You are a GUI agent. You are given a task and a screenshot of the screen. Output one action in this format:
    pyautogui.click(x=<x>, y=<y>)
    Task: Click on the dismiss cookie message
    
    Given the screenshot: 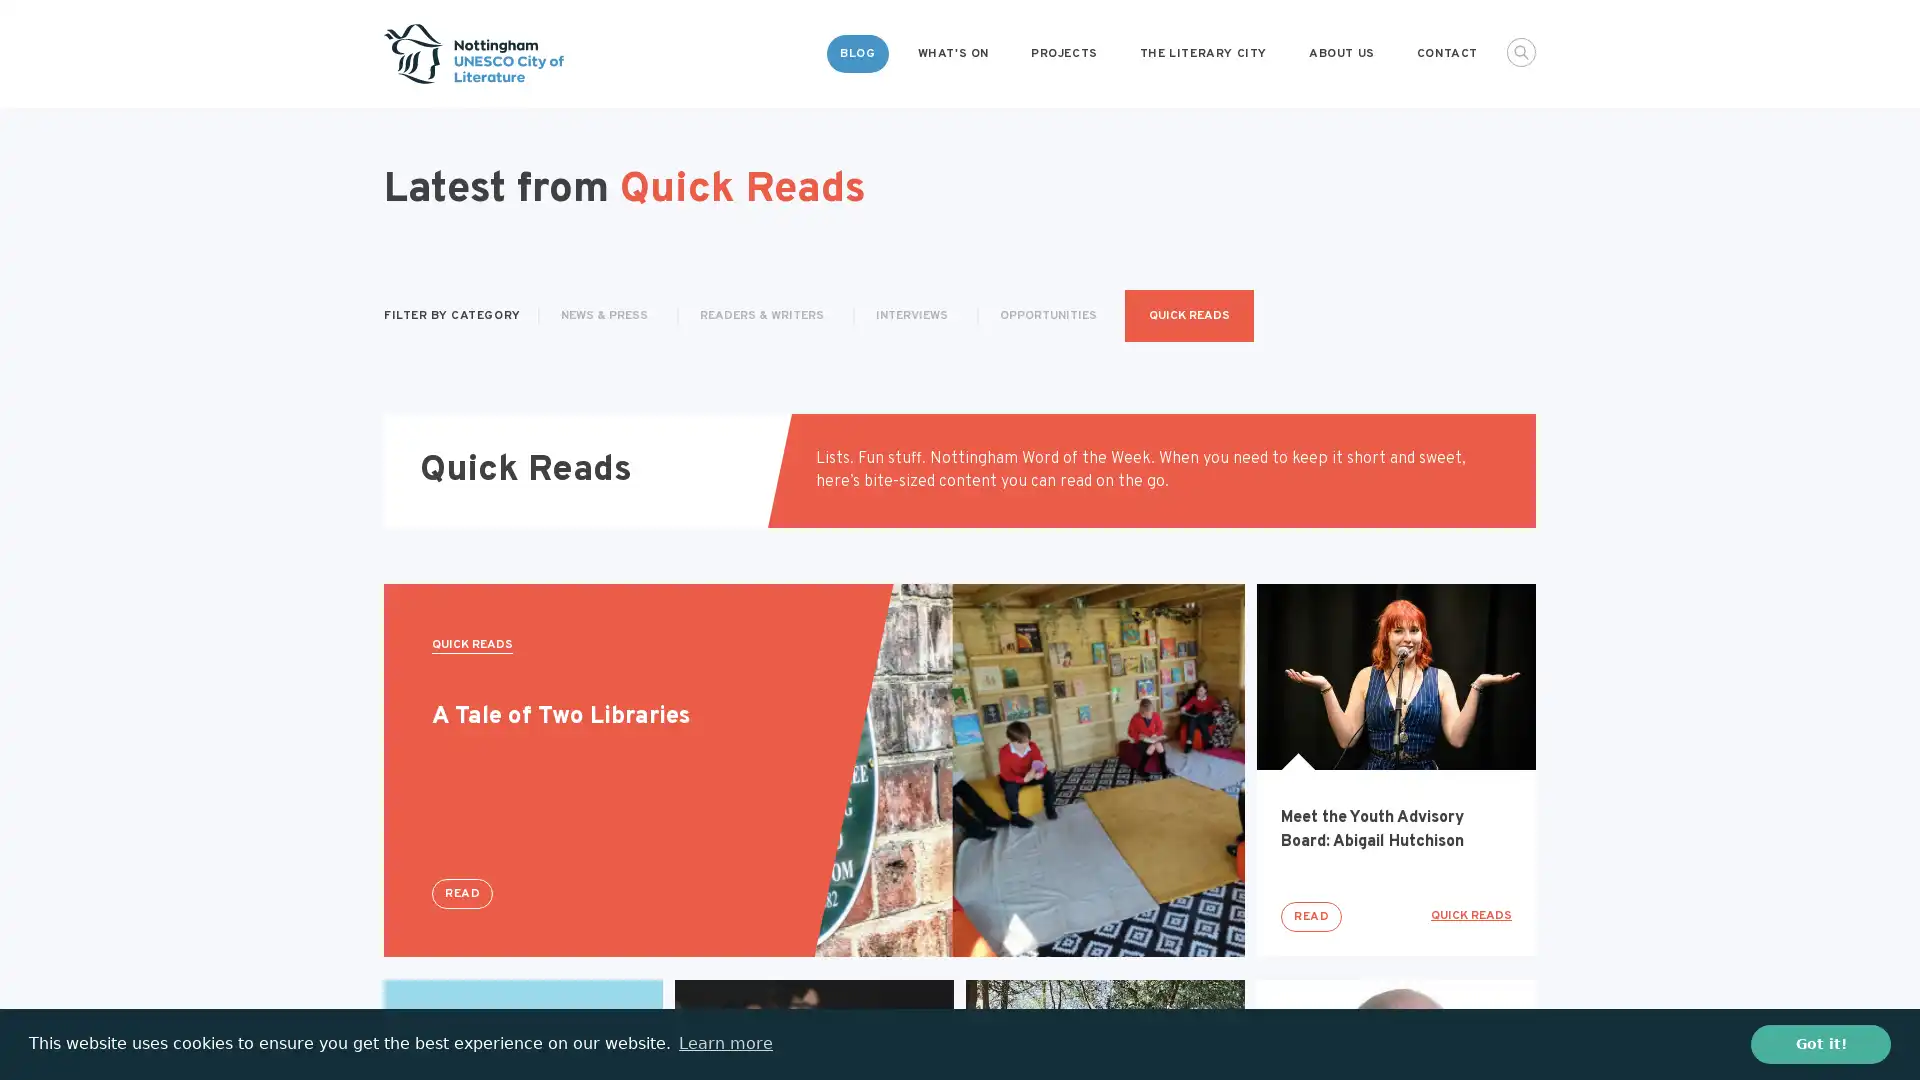 What is the action you would take?
    pyautogui.click(x=1820, y=1043)
    